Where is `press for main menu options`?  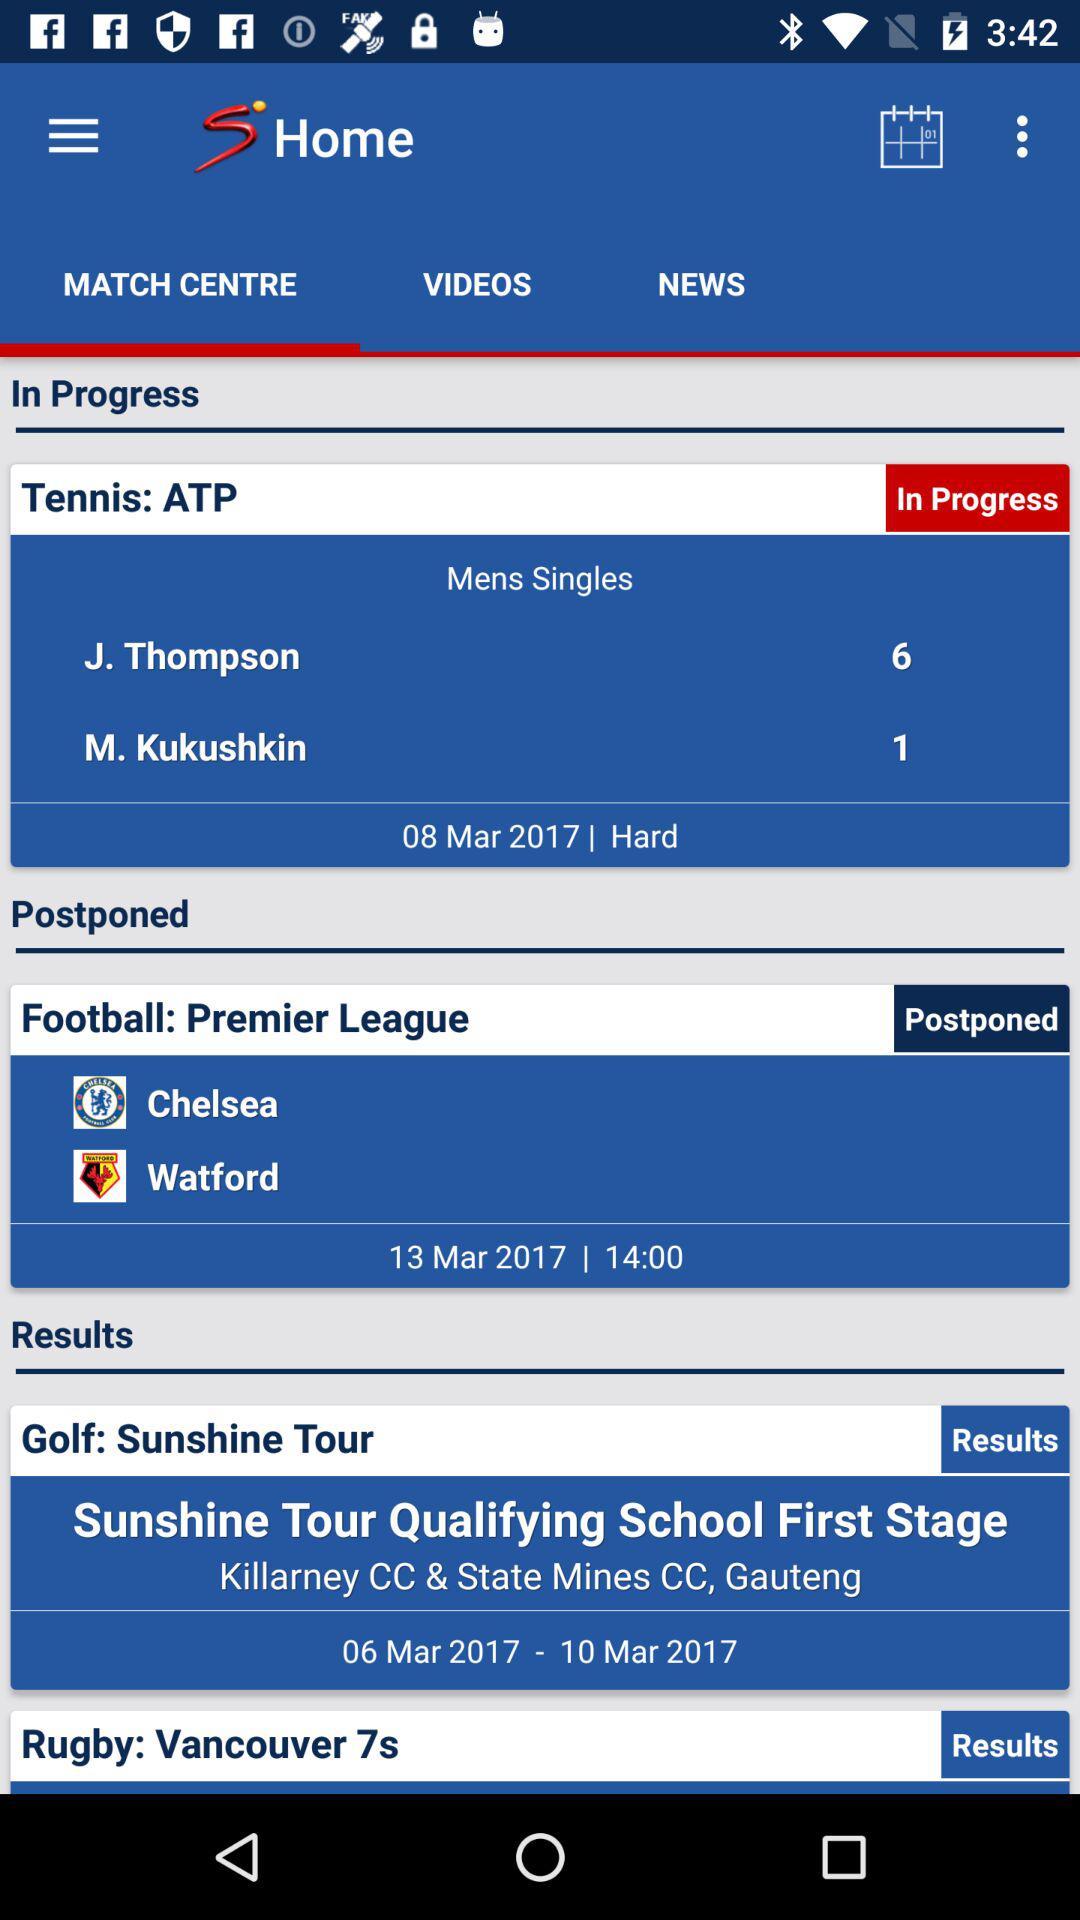
press for main menu options is located at coordinates (72, 135).